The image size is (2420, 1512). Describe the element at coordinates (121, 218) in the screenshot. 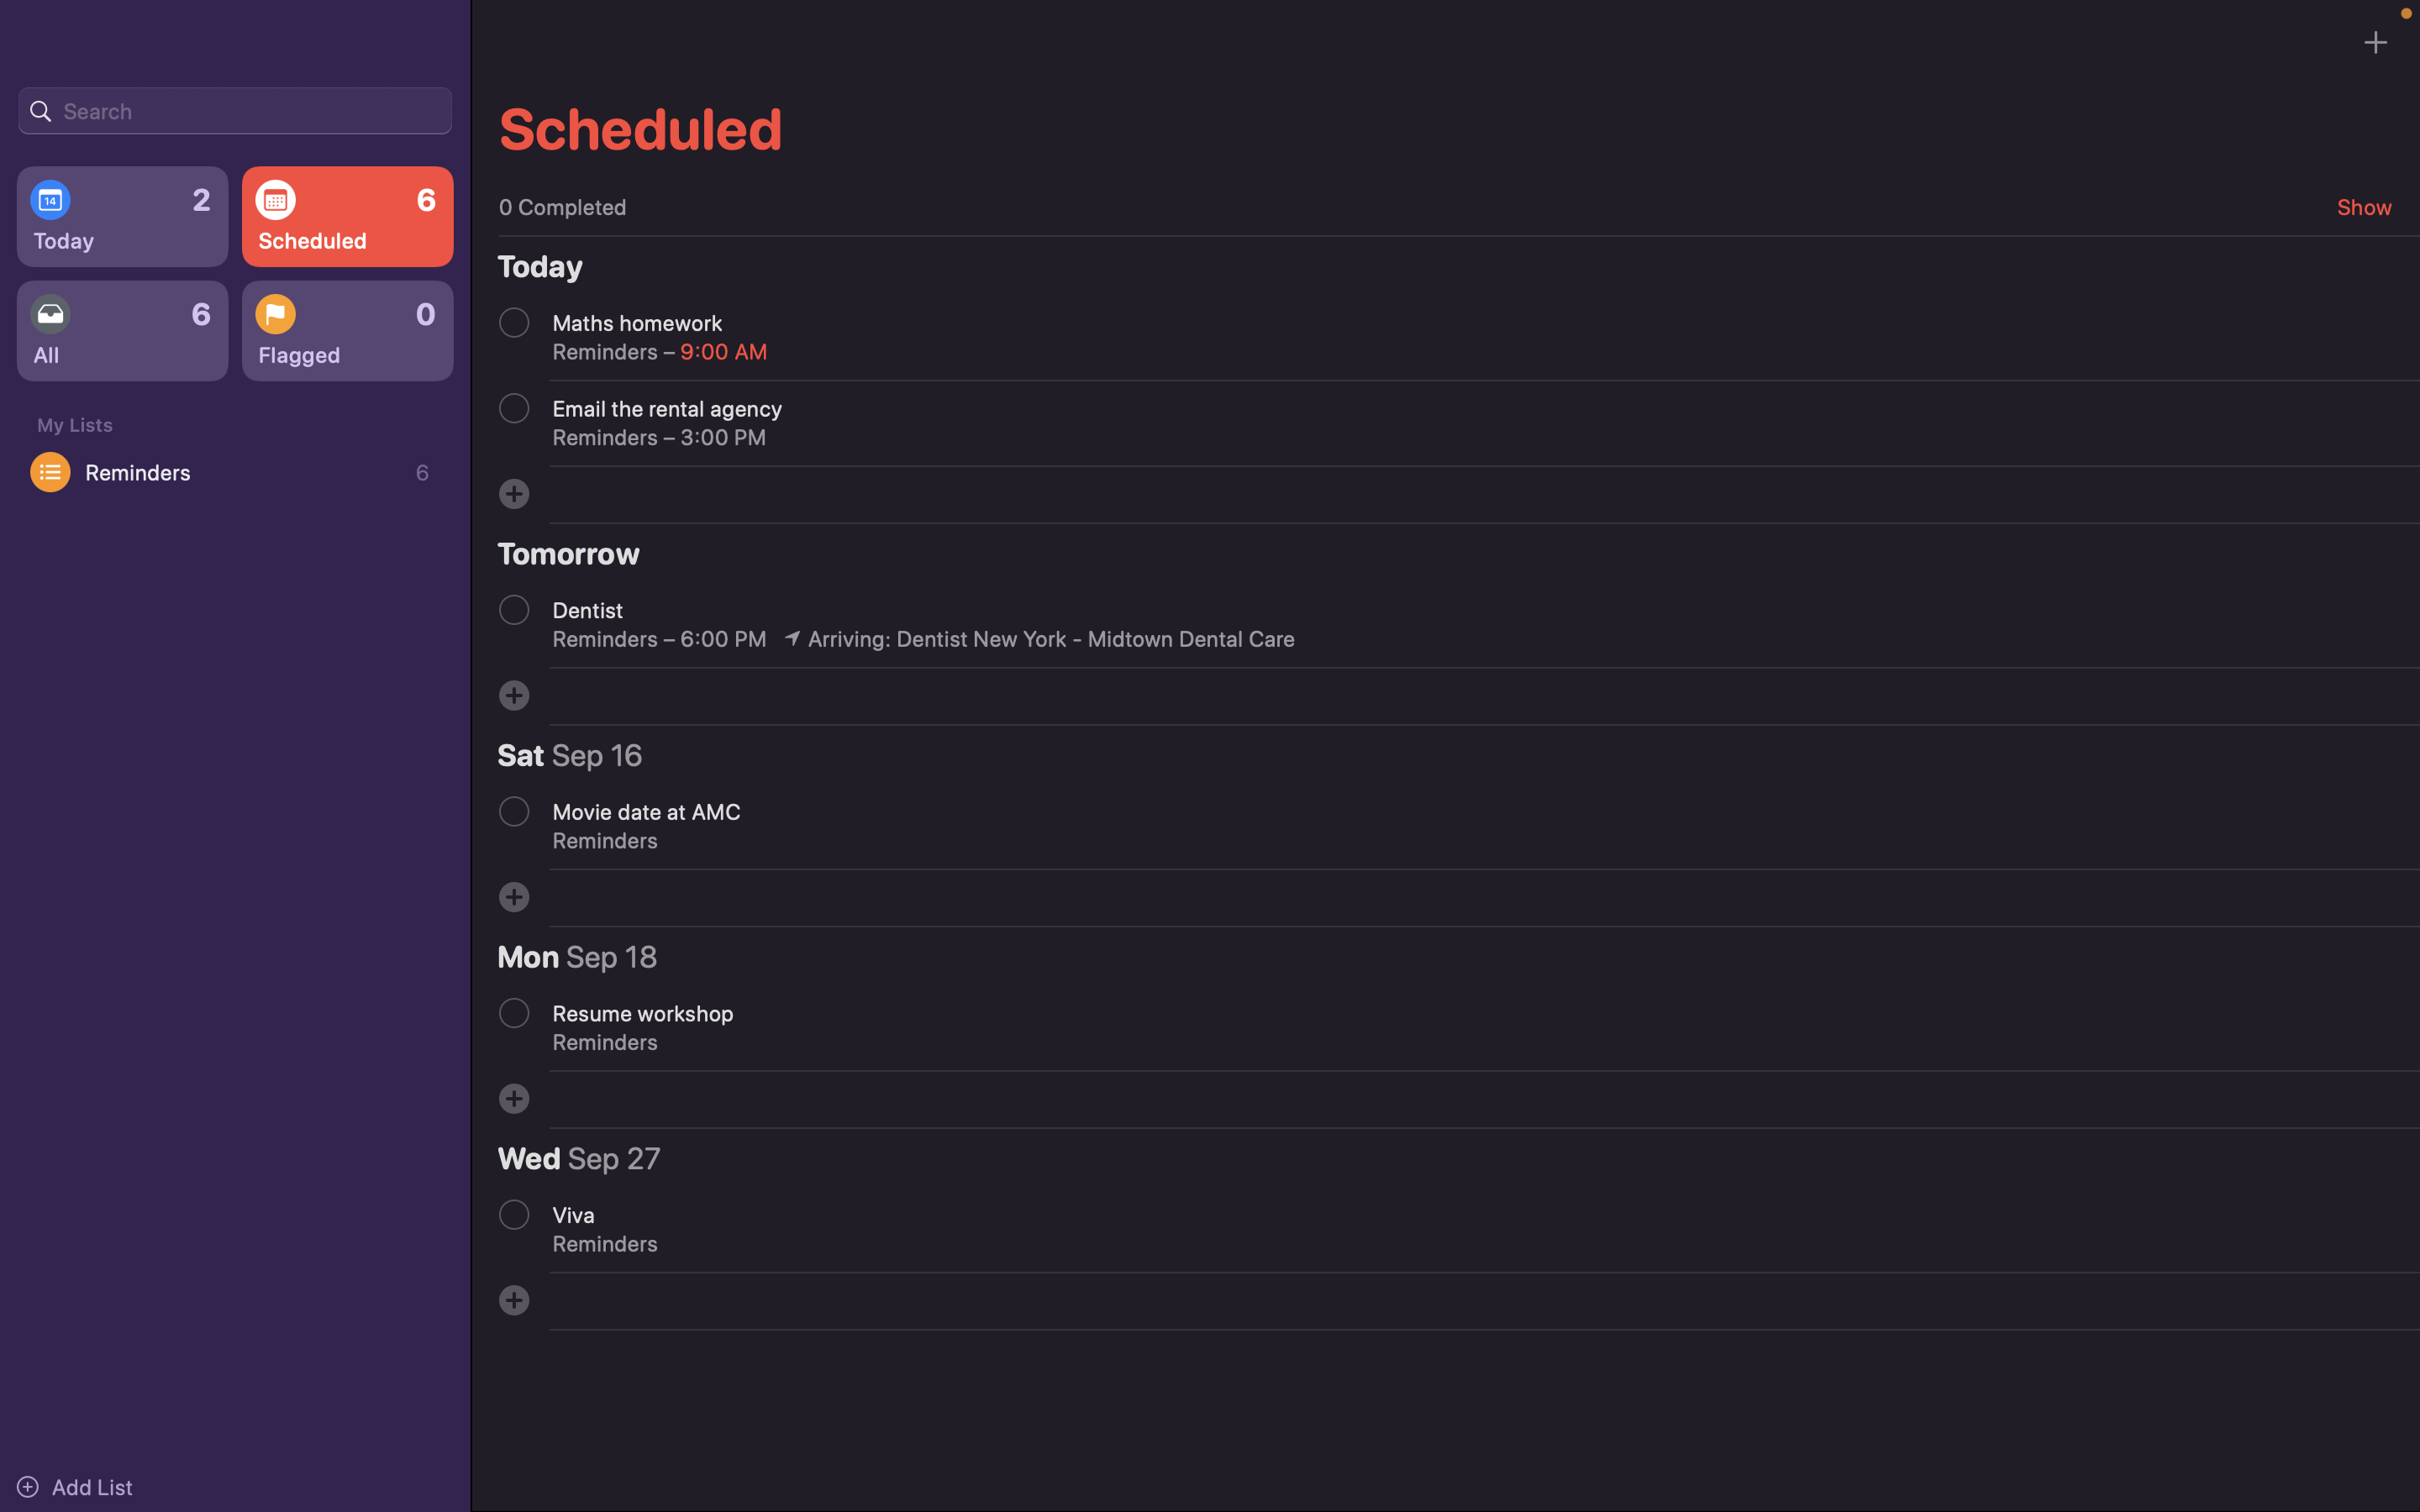

I see `Check all the scheduled activities for today` at that location.